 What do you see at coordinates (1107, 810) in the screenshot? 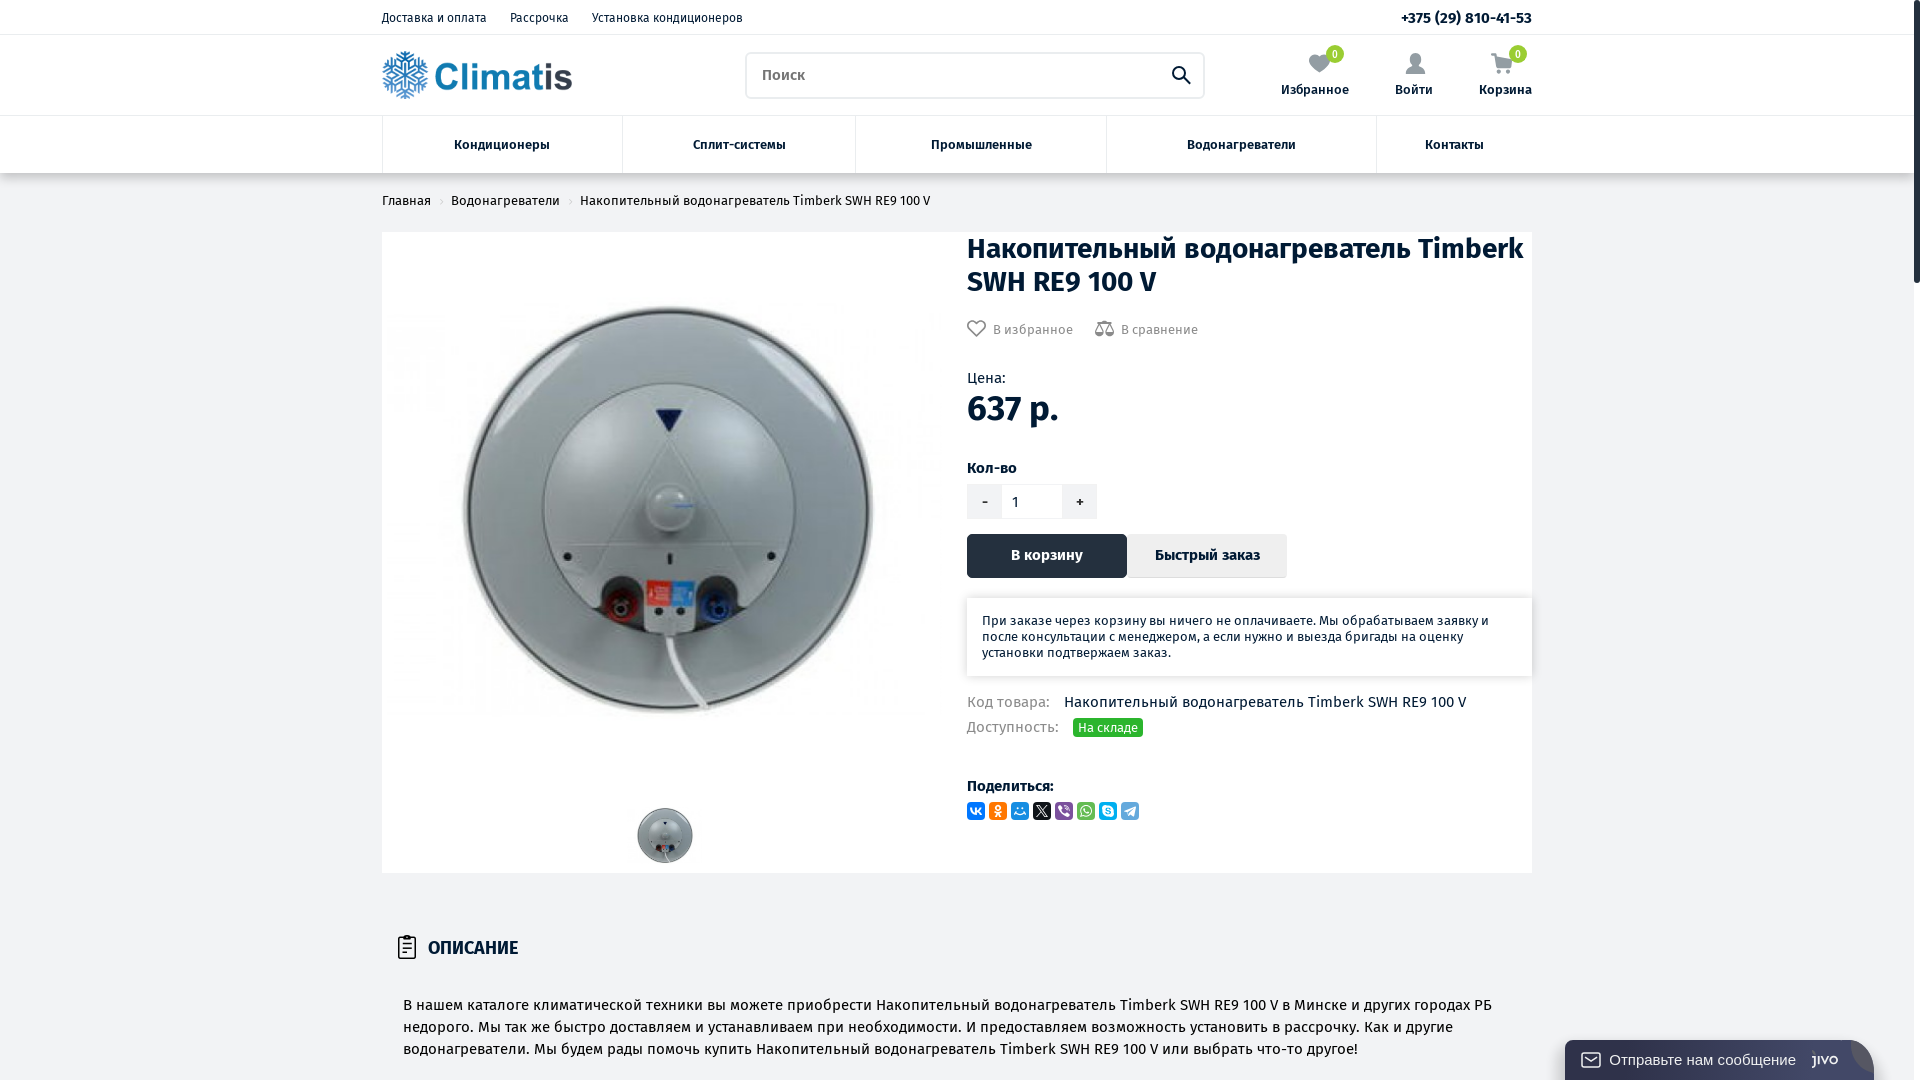
I see `'Skype'` at bounding box center [1107, 810].